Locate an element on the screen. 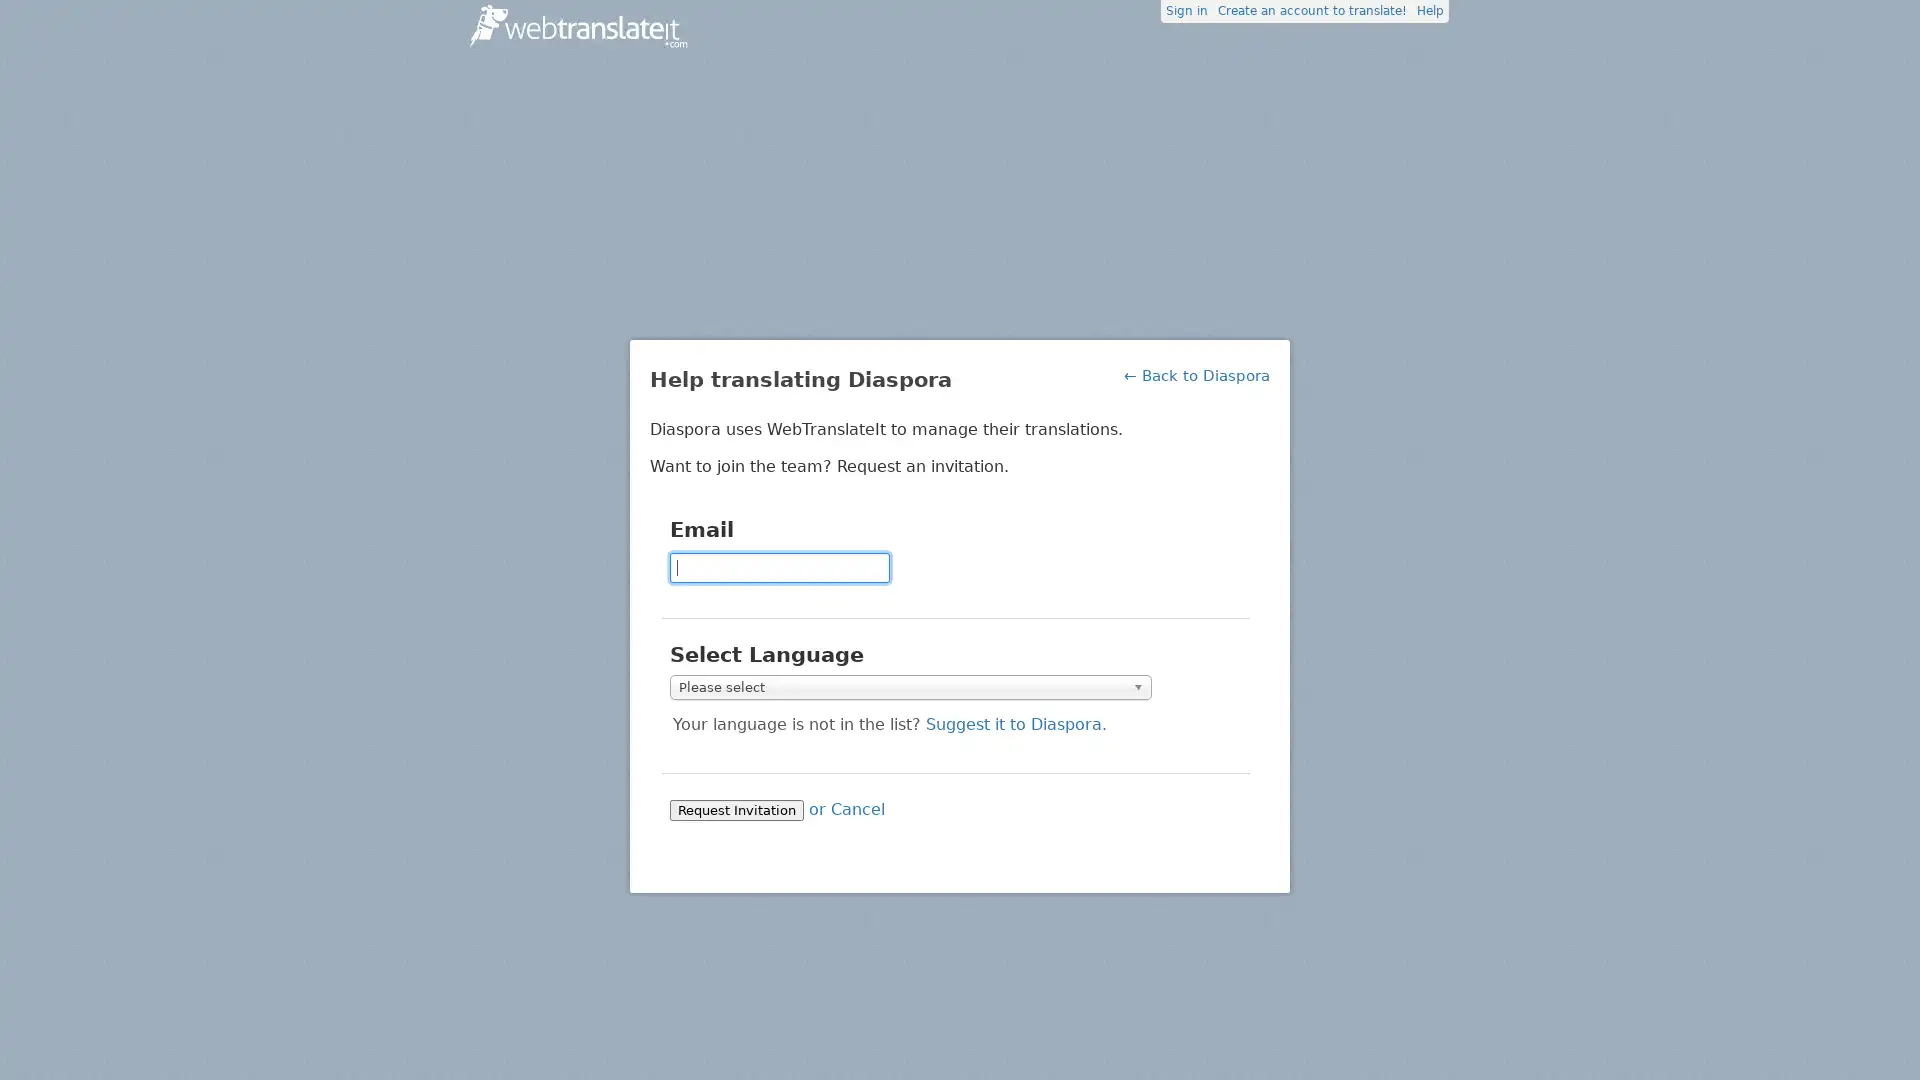 The height and width of the screenshot is (1080, 1920). Request Invitation is located at coordinates (736, 808).